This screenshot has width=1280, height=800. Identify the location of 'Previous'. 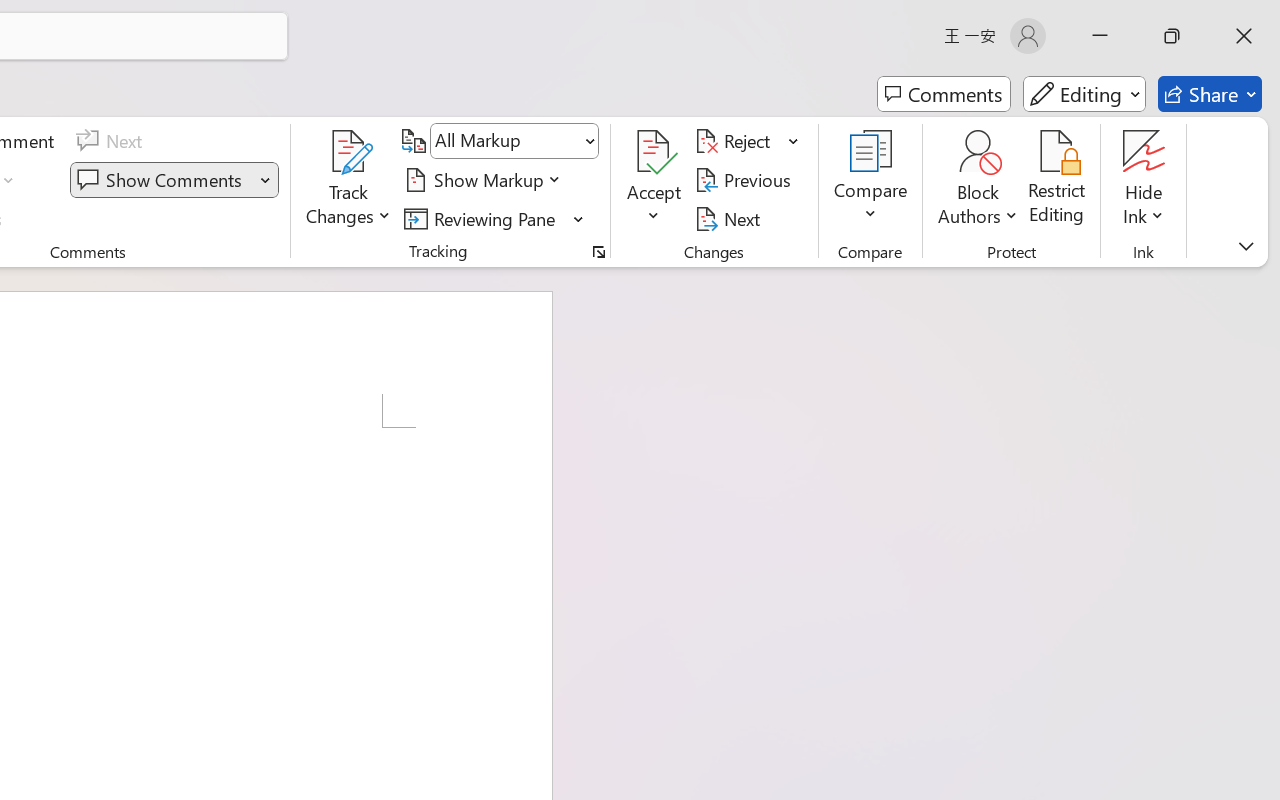
(745, 179).